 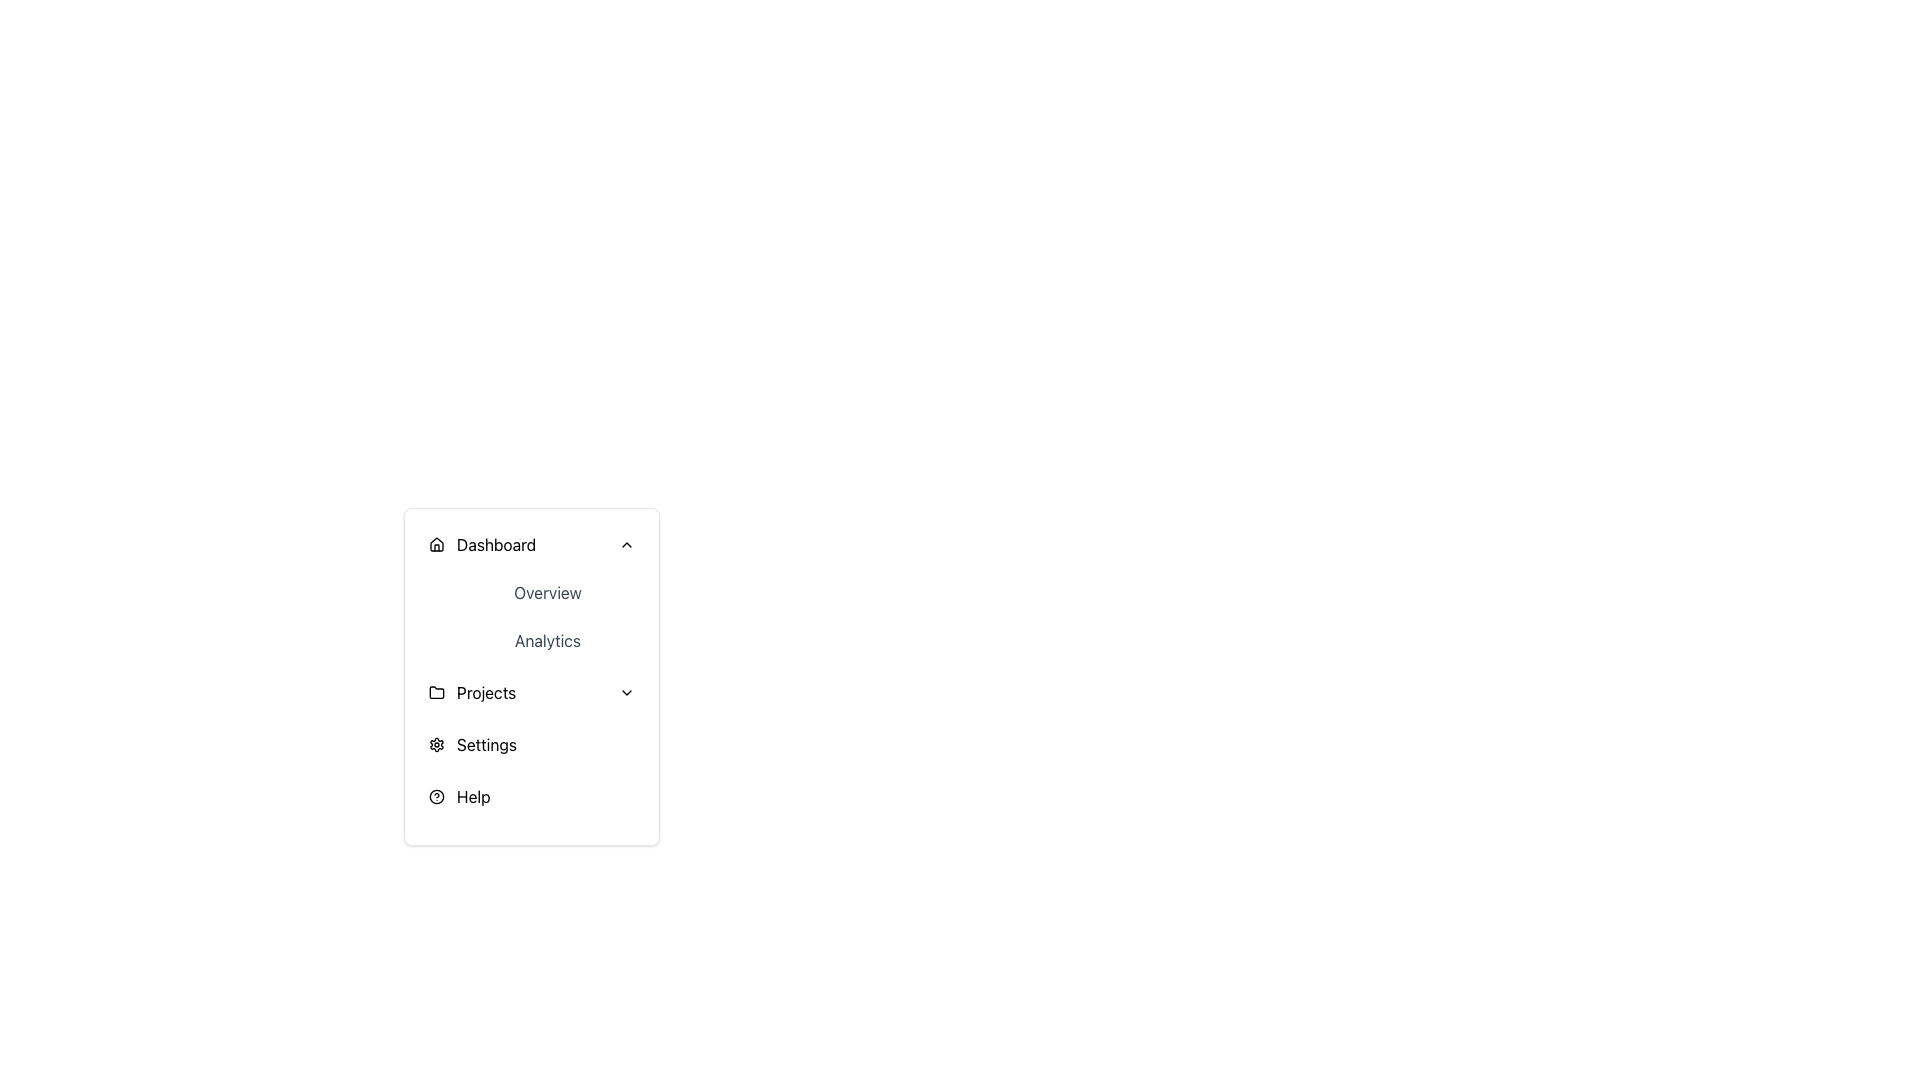 I want to click on the settings label in the navigation menu, so click(x=486, y=744).